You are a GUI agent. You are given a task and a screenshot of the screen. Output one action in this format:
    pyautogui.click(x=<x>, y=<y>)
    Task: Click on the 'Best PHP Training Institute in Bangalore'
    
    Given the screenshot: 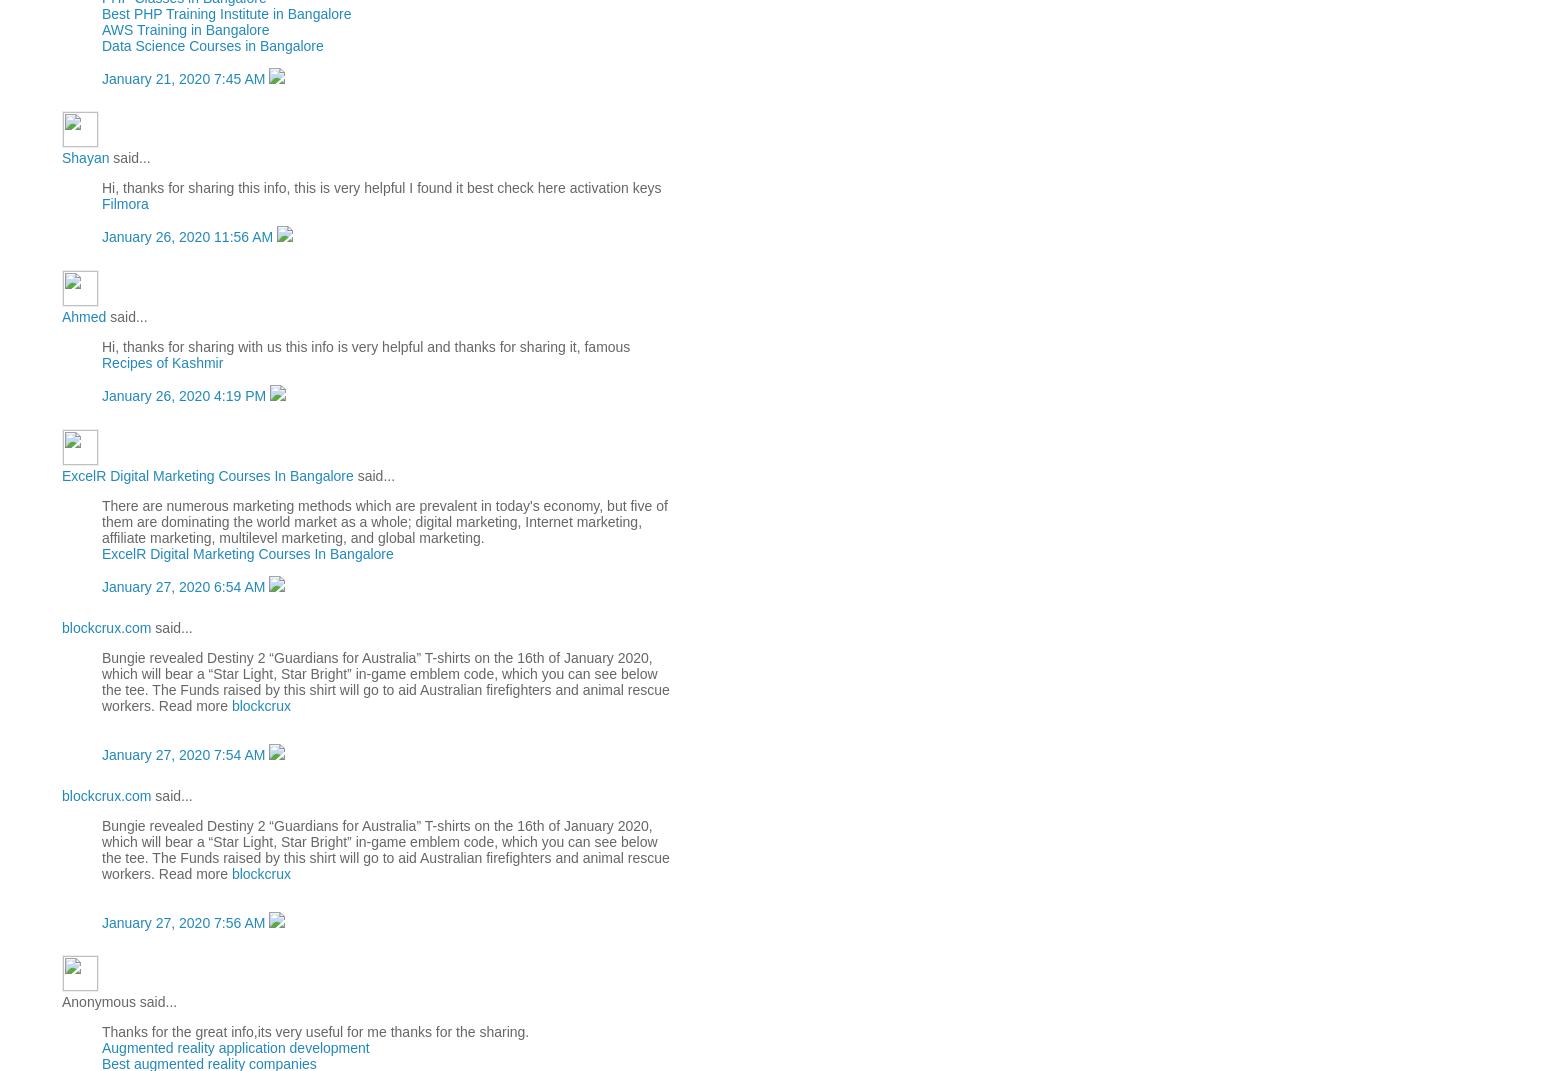 What is the action you would take?
    pyautogui.click(x=226, y=11)
    